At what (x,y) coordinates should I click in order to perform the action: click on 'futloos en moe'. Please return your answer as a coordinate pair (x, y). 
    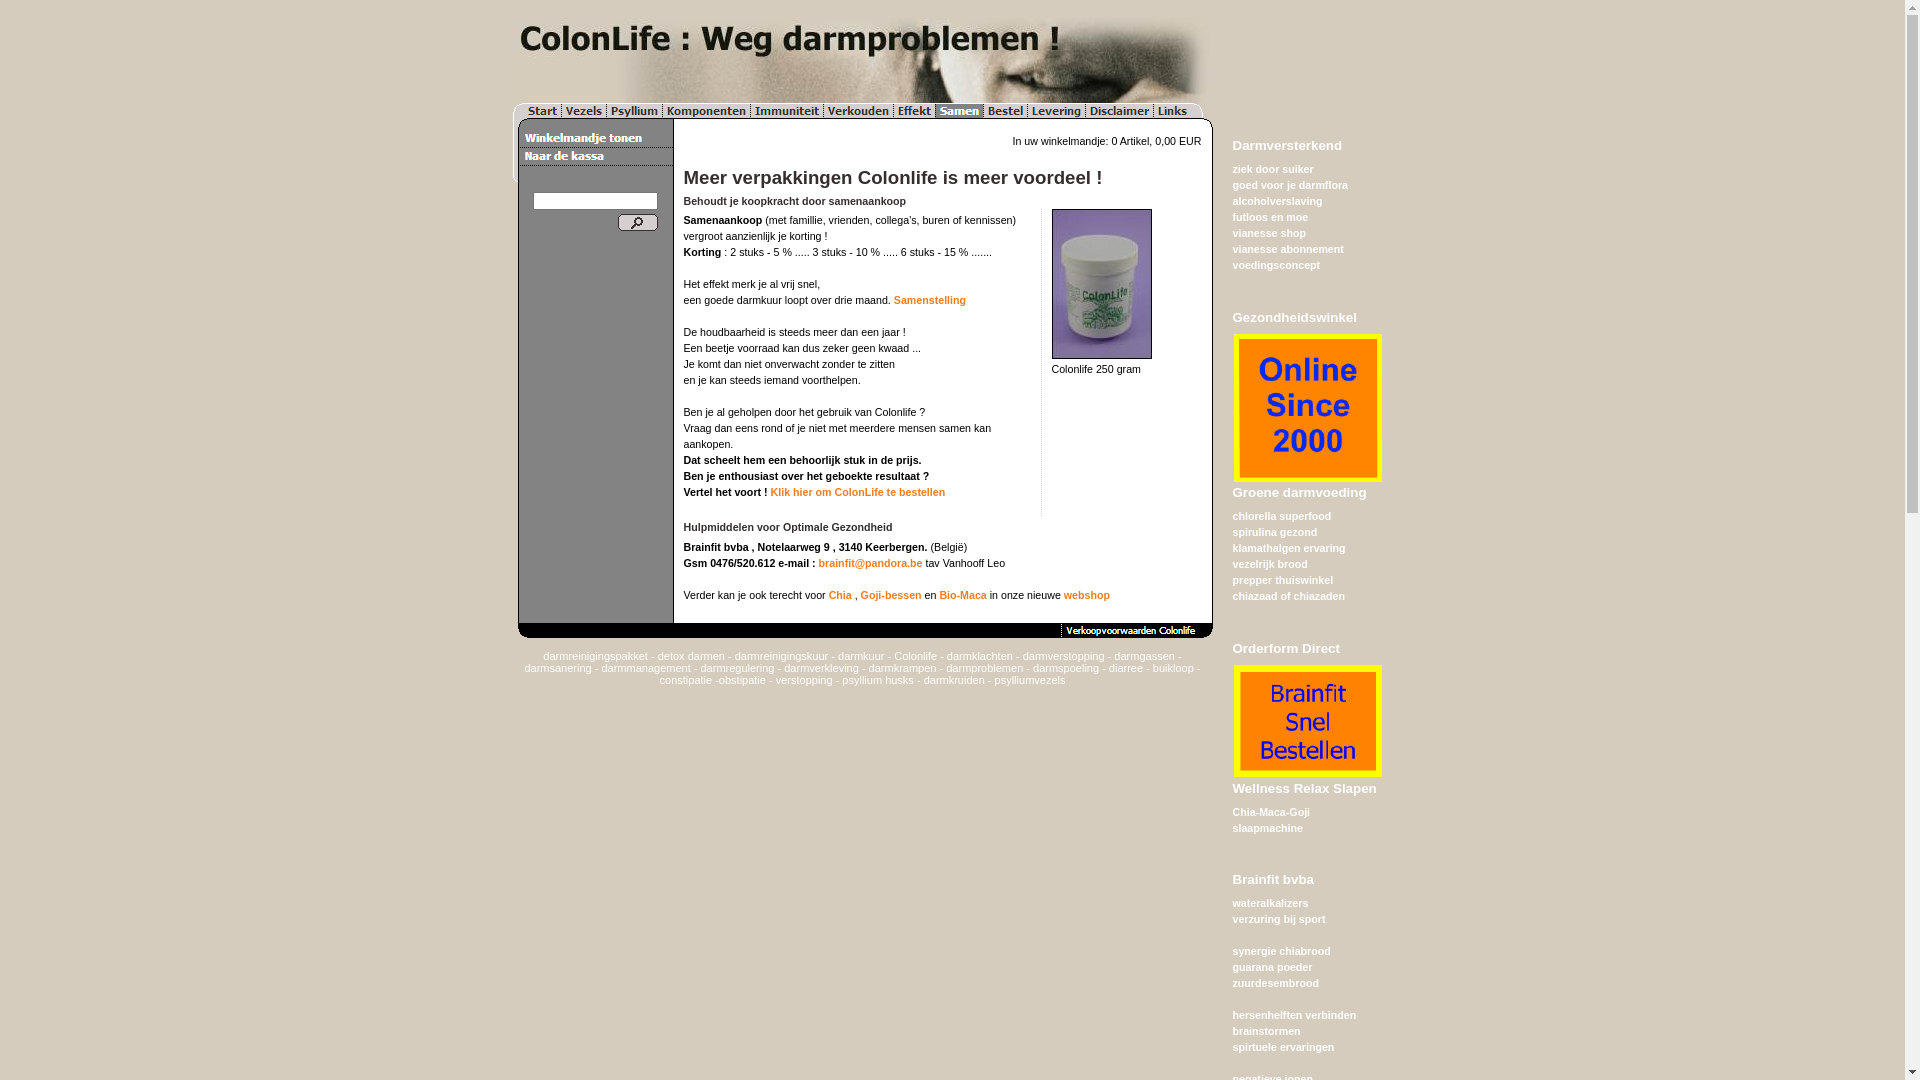
    Looking at the image, I should click on (1231, 216).